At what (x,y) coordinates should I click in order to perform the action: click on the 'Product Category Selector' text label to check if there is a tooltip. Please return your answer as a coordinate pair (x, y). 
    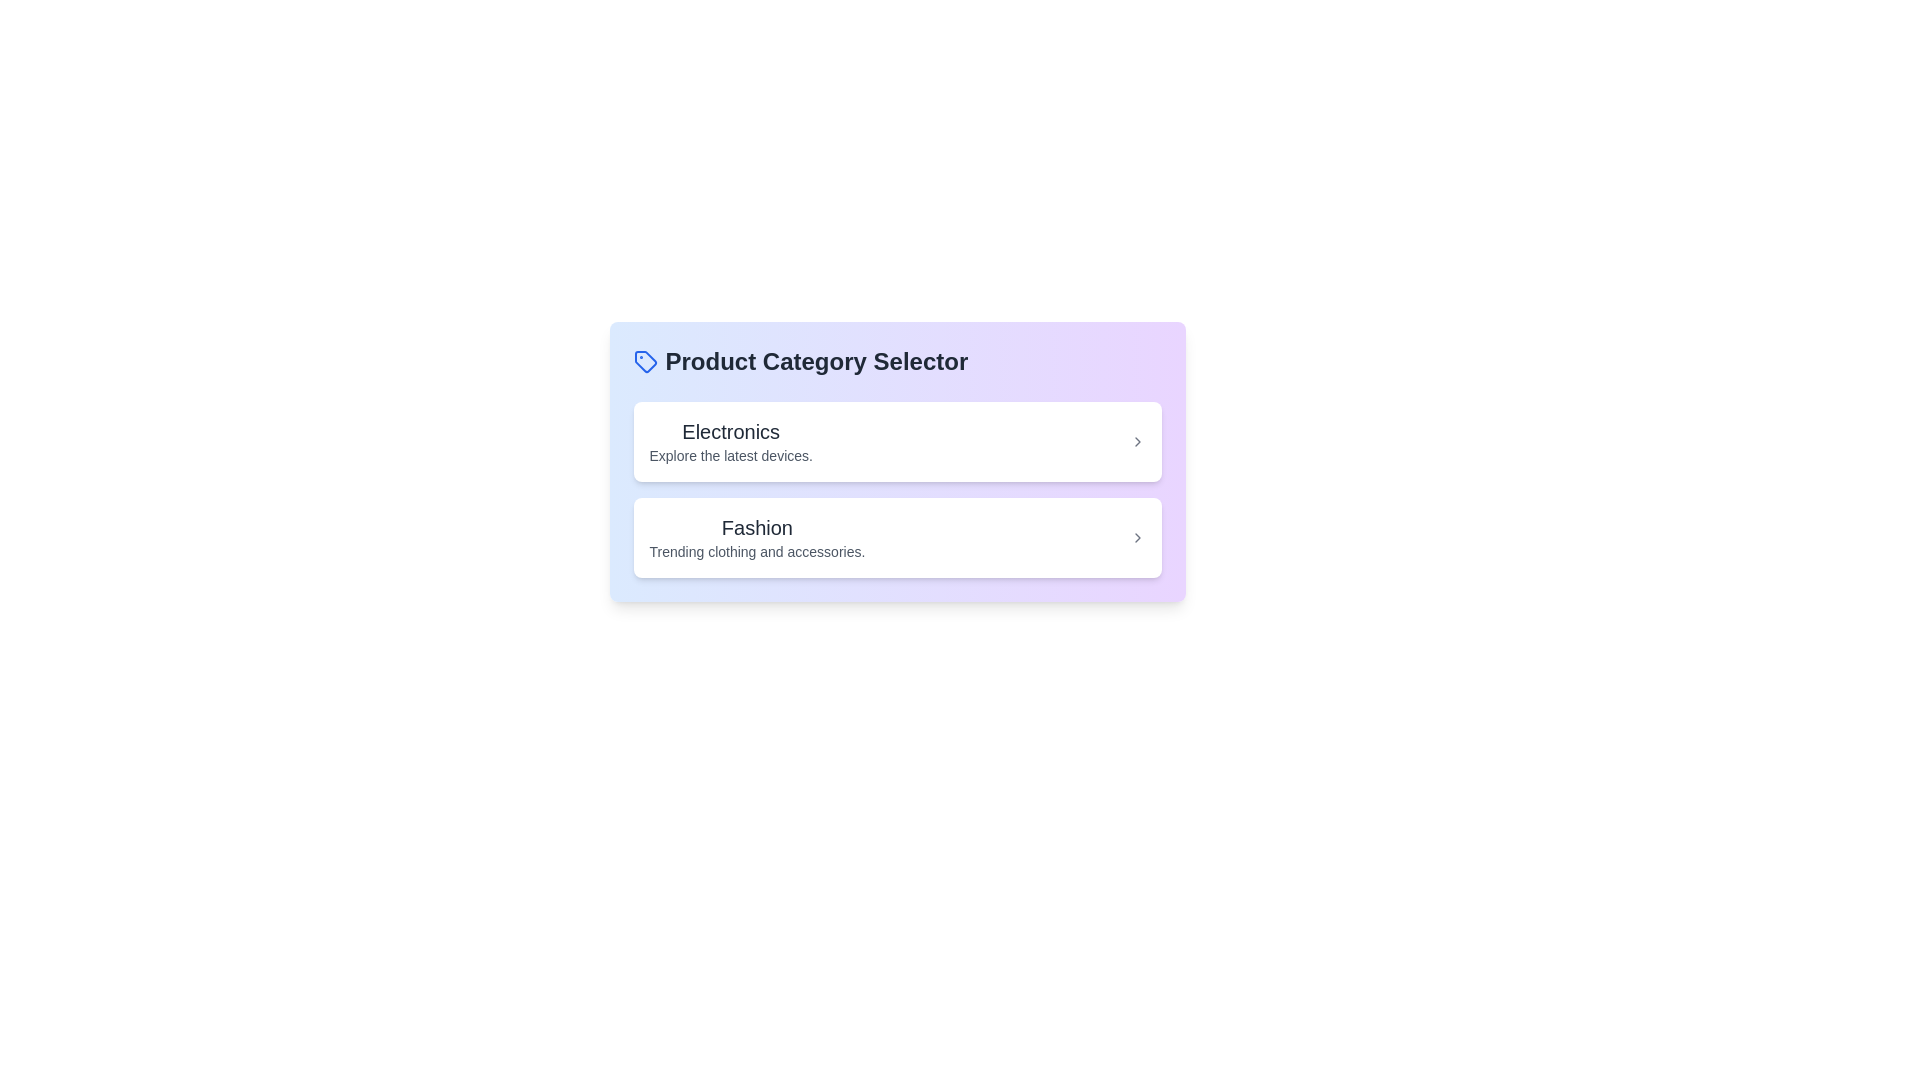
    Looking at the image, I should click on (816, 362).